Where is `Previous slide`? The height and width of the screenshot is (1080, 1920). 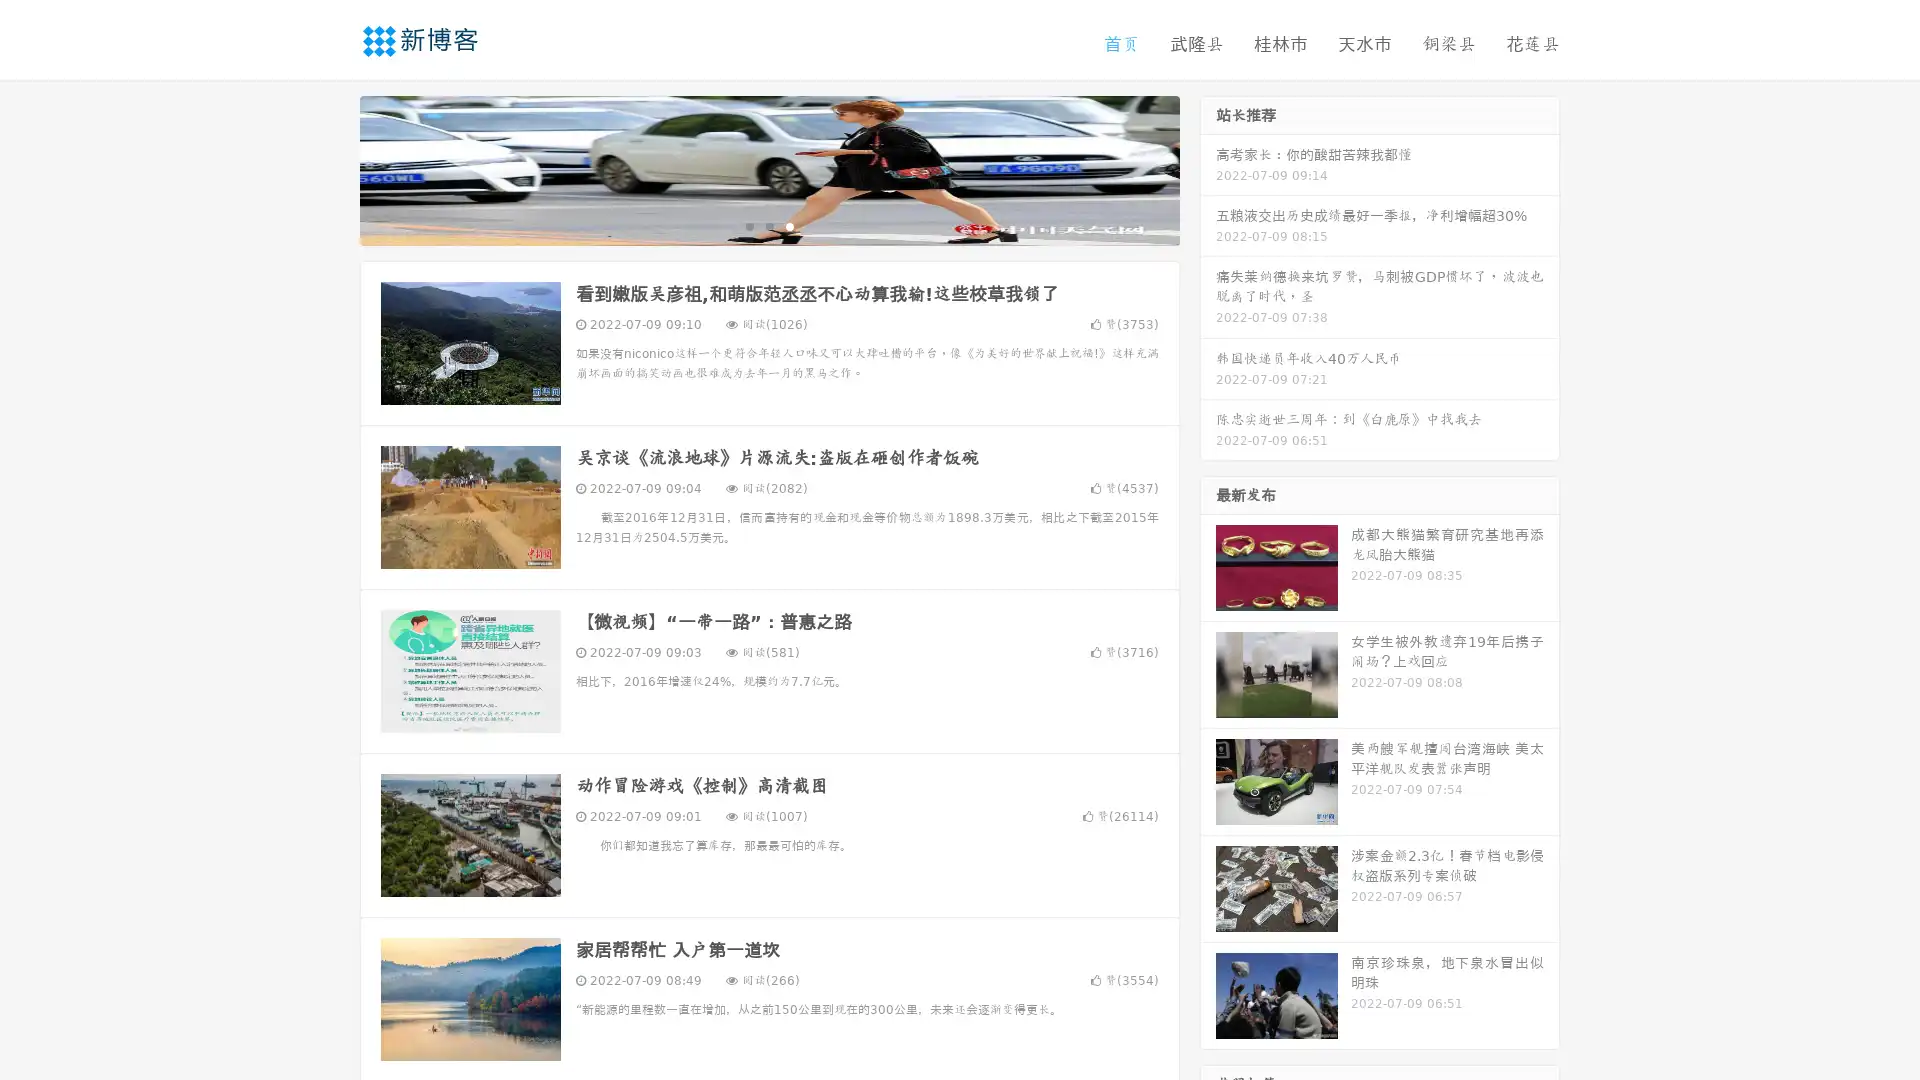
Previous slide is located at coordinates (330, 168).